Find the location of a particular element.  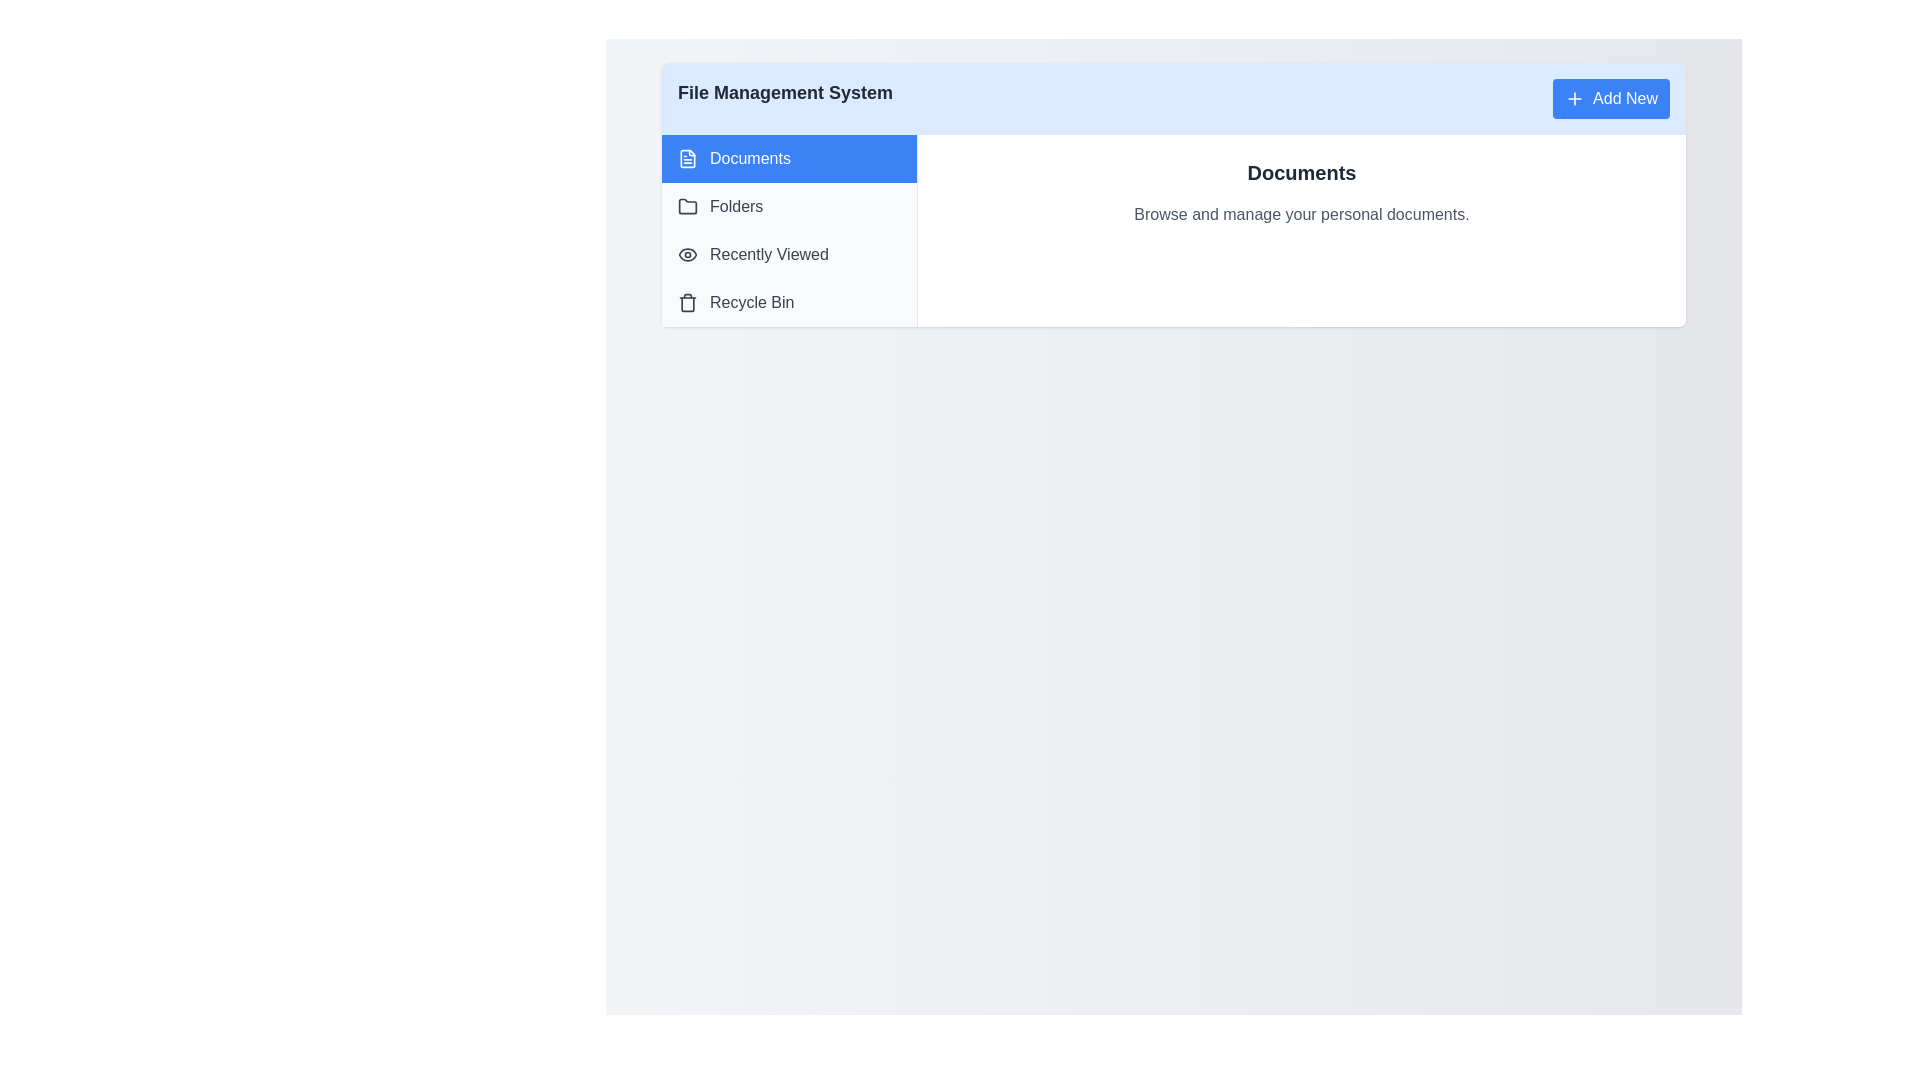

the document icon with a folded corner in the sidebar, which represents the 'Documents' menu item is located at coordinates (687, 157).